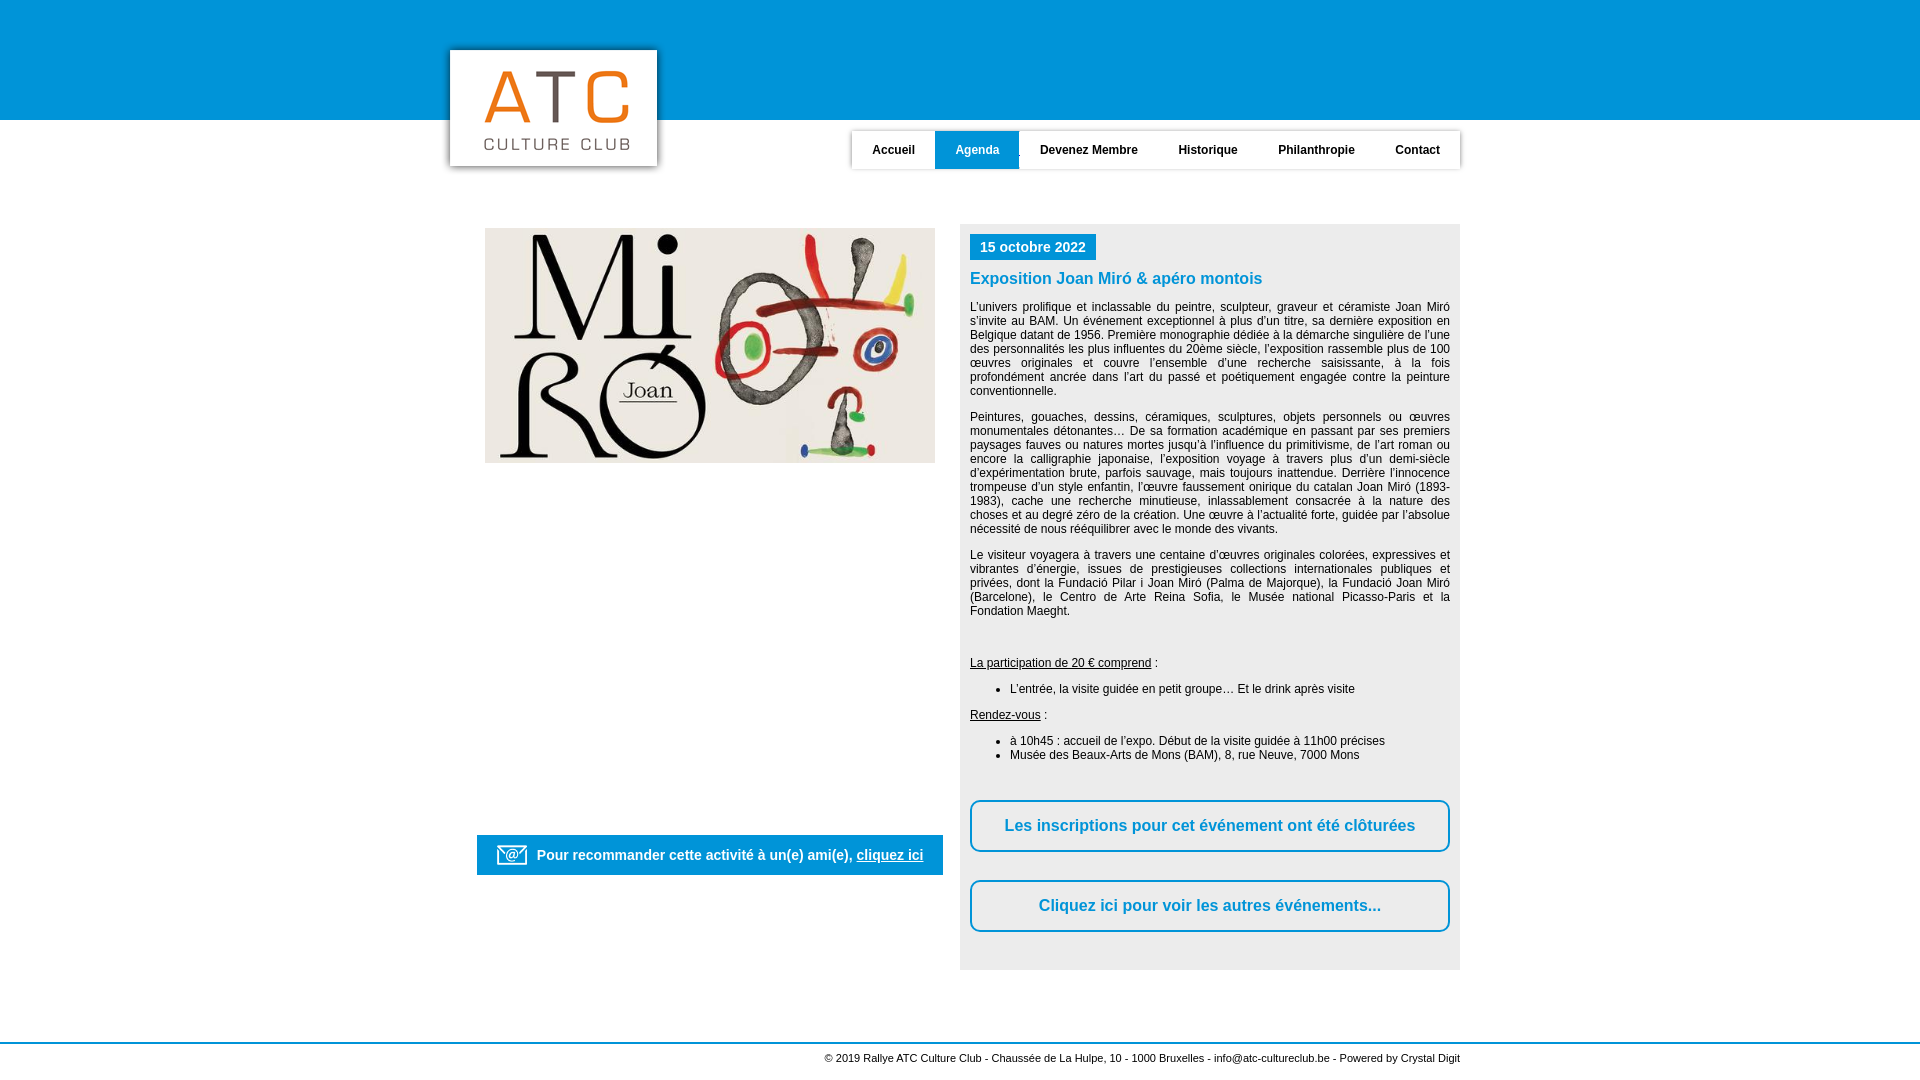 This screenshot has width=1920, height=1080. I want to click on 'cliquez ici', so click(889, 855).